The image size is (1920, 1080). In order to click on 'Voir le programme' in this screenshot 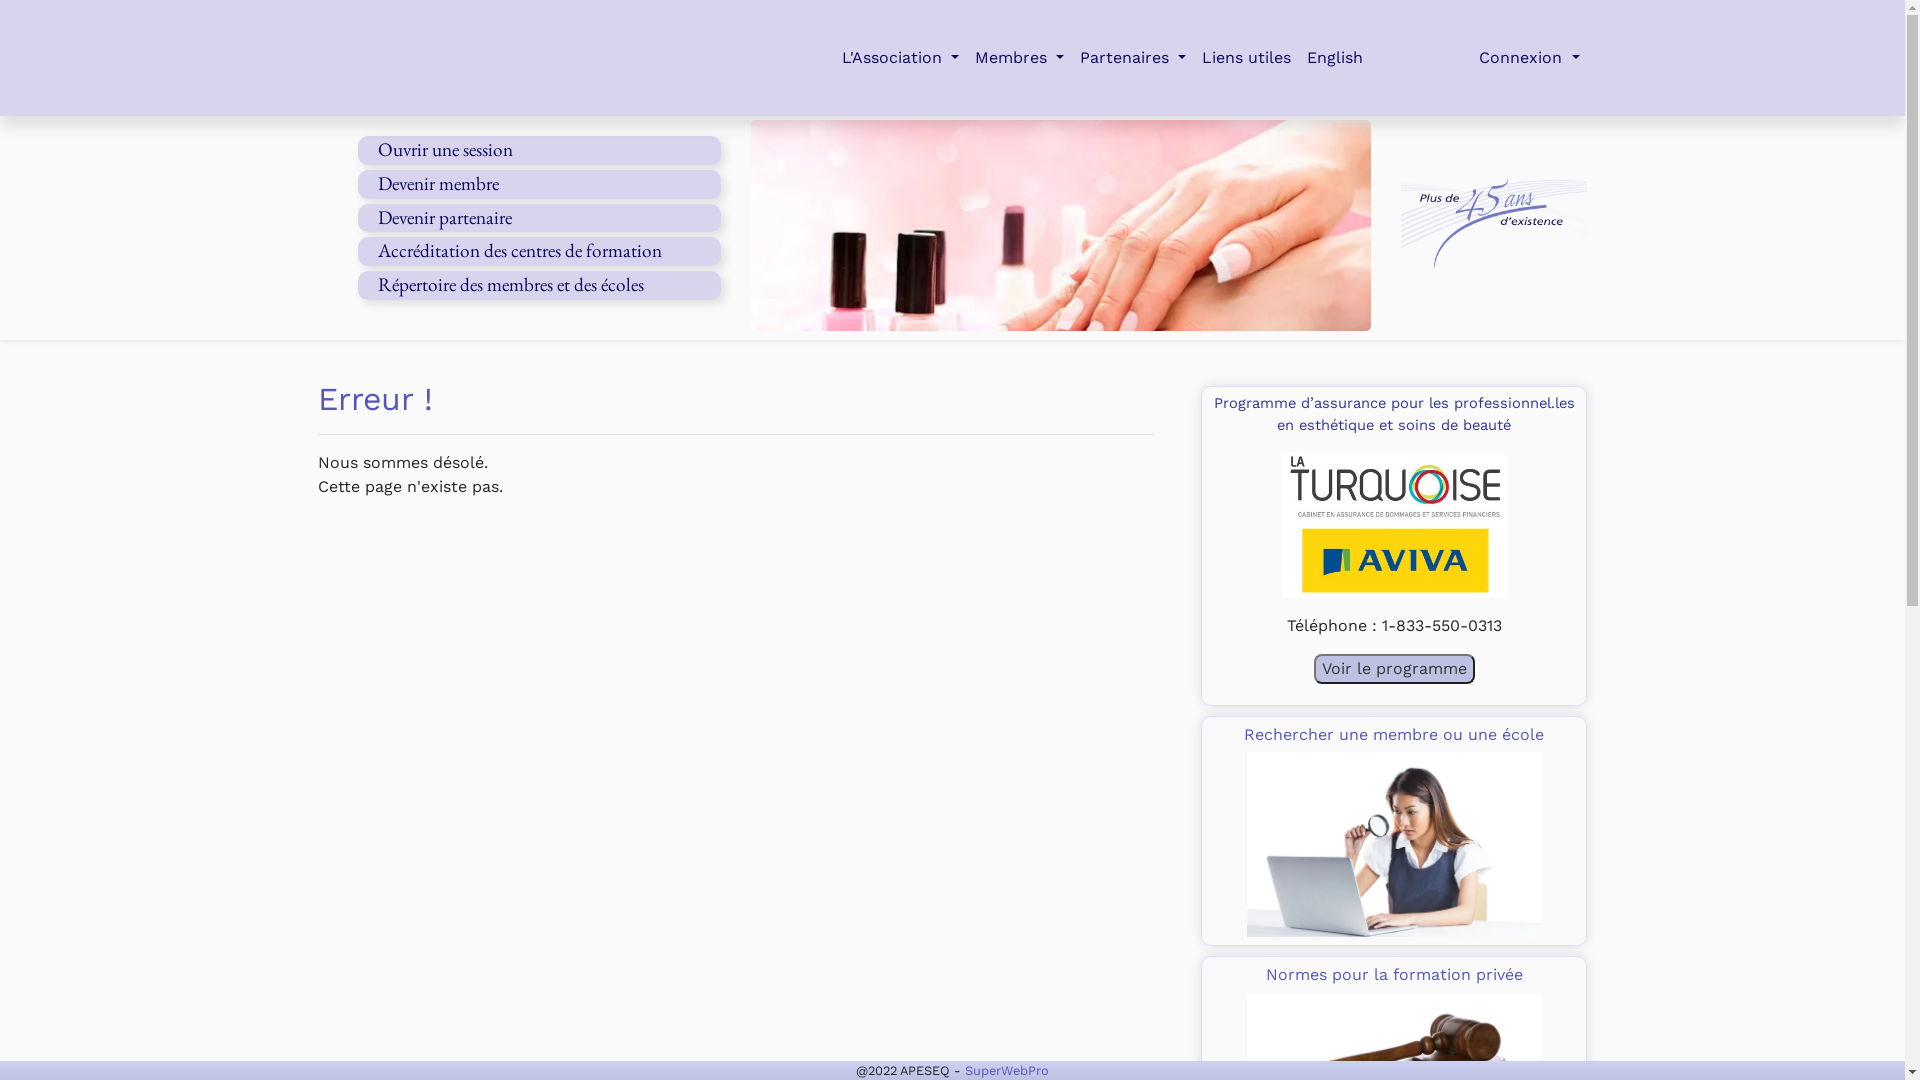, I will do `click(1393, 668)`.